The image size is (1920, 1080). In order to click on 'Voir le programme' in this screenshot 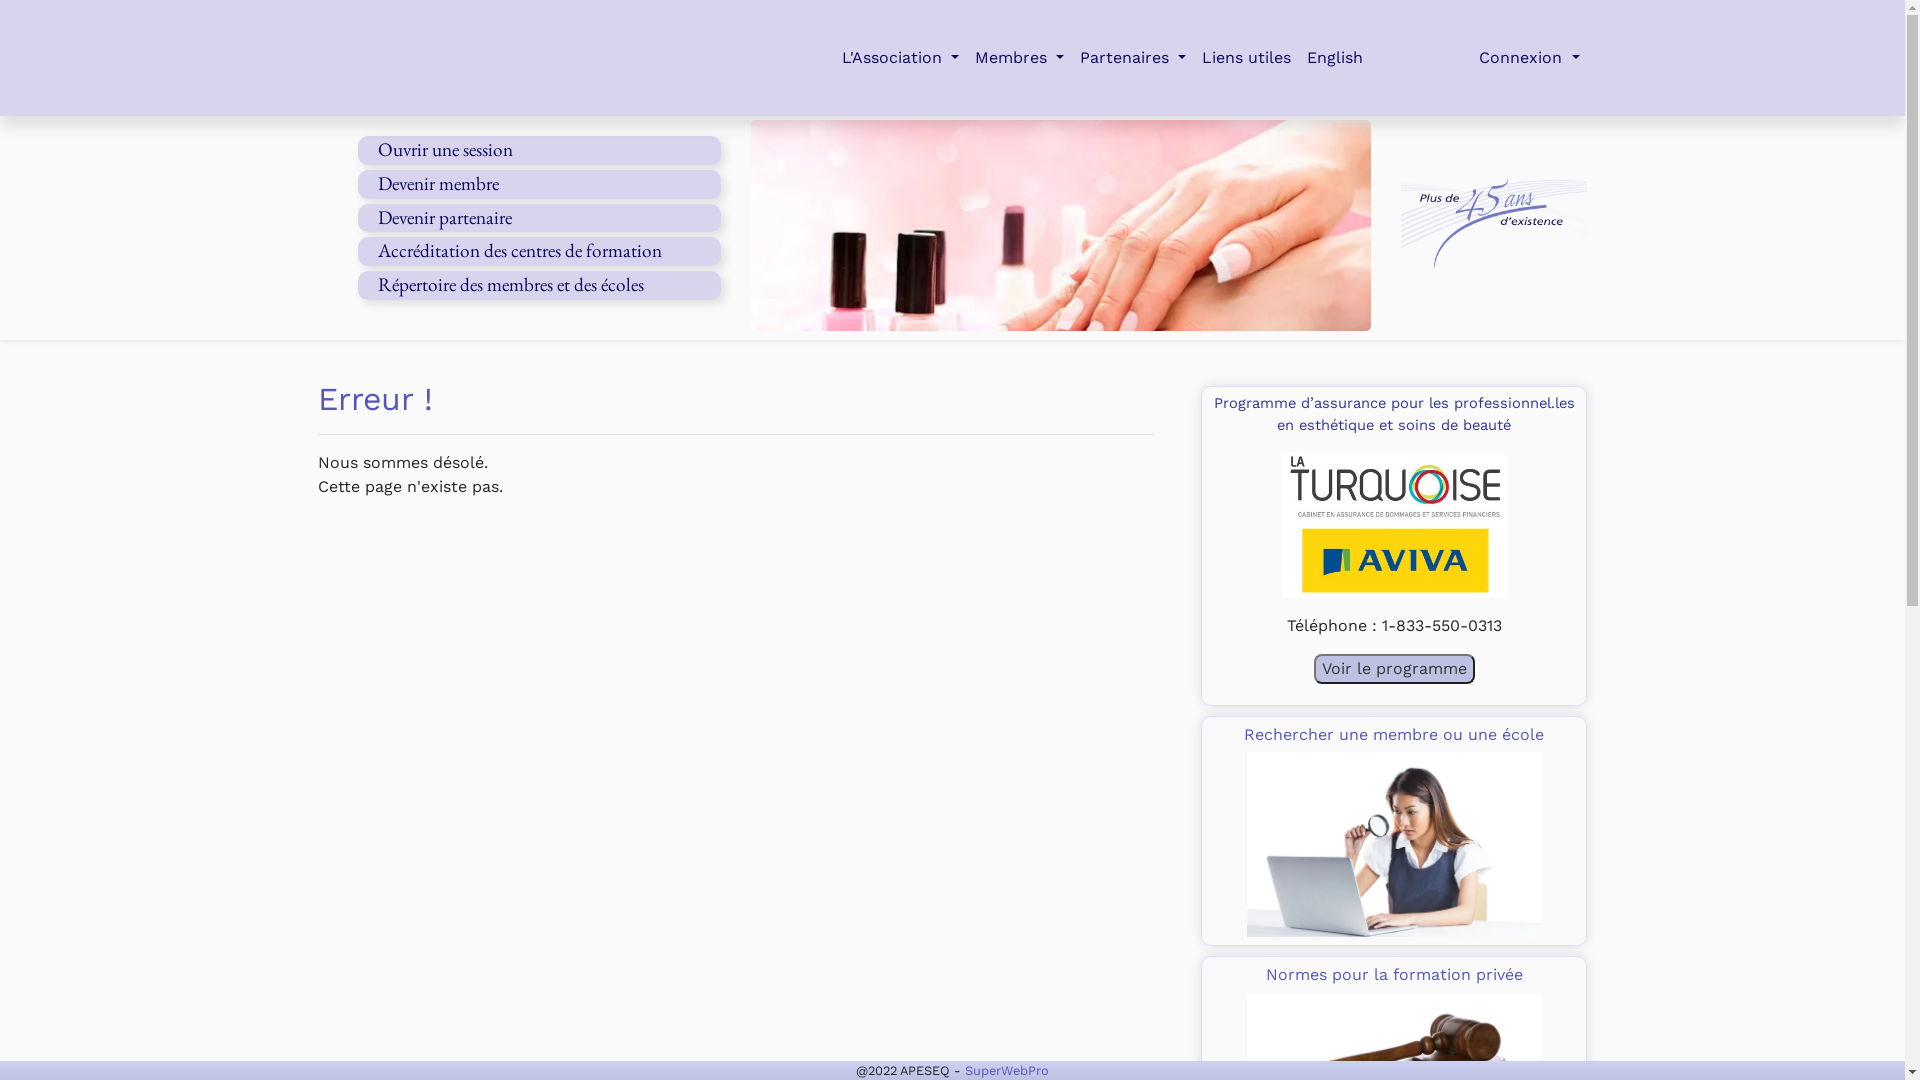, I will do `click(1393, 668)`.